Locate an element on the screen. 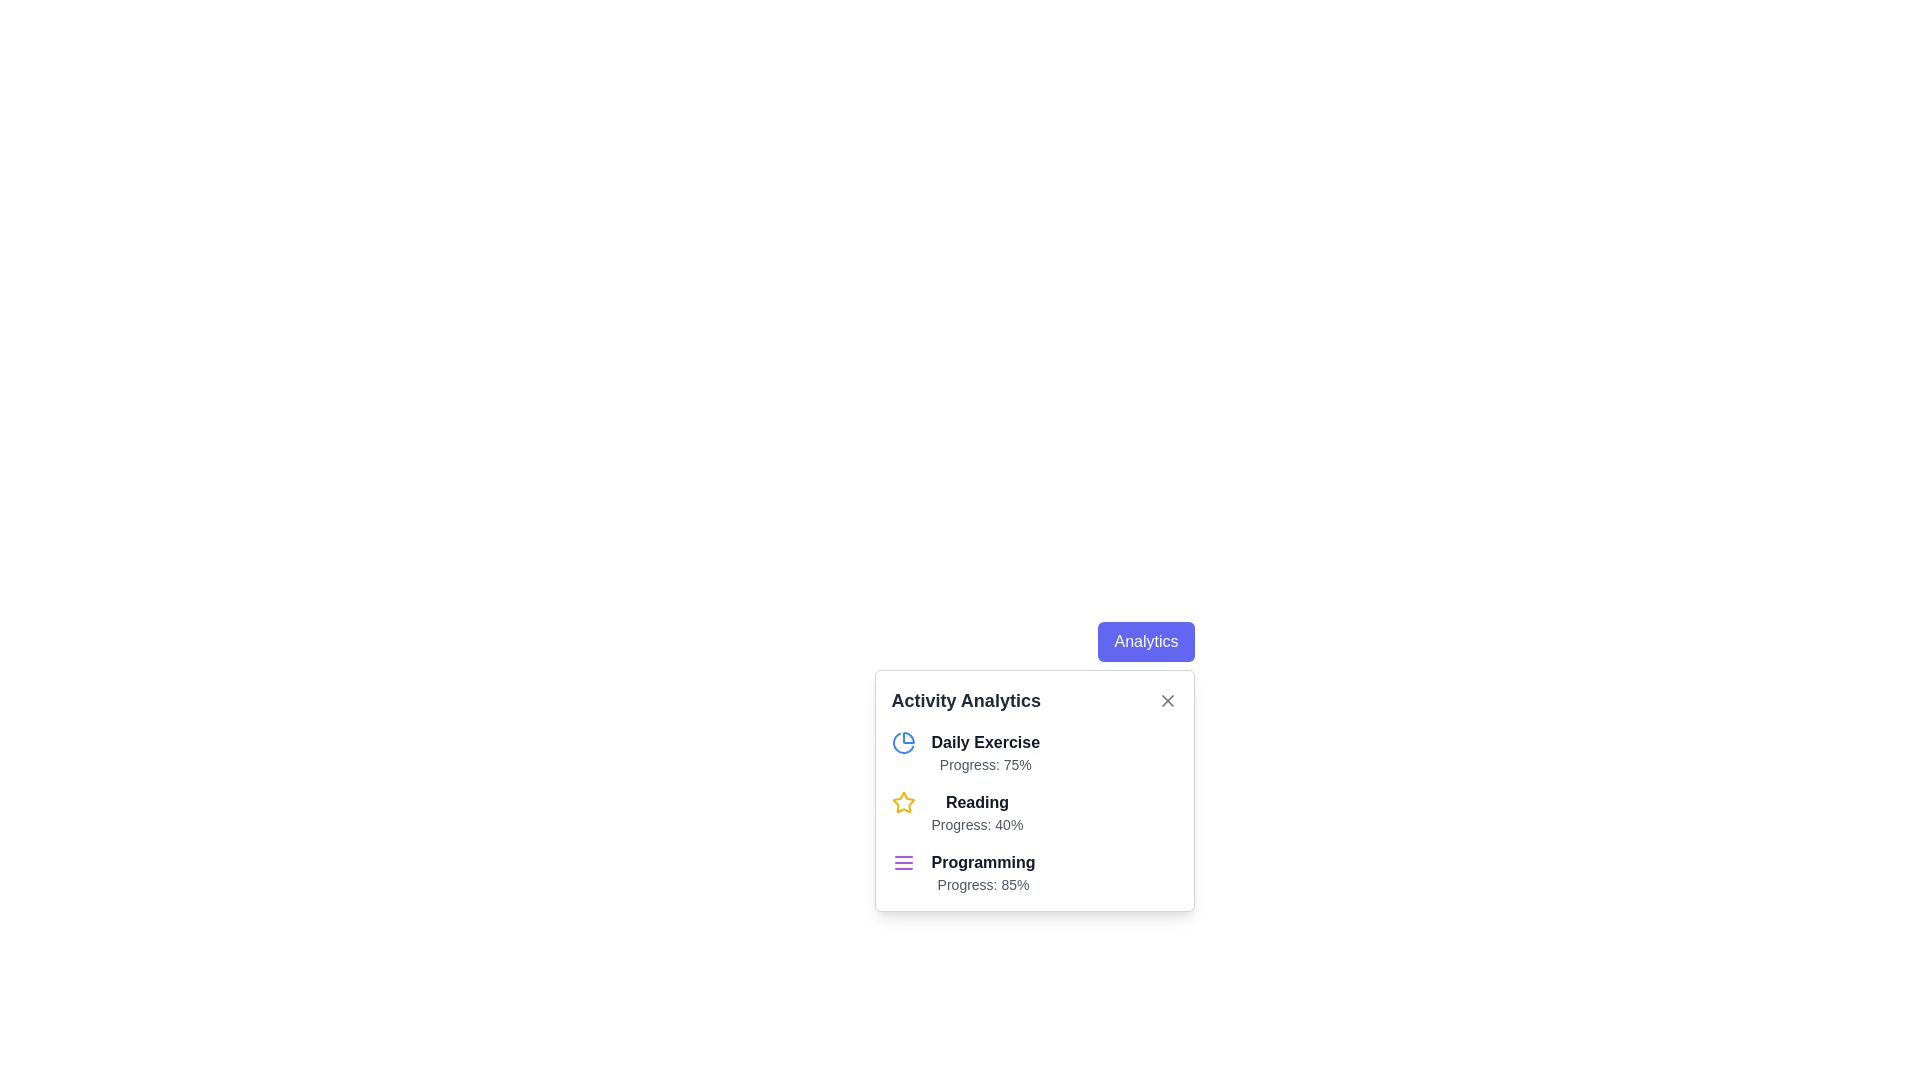  the text label displaying 'Progress: 75%' which is located directly below the bold 'Daily Exercise' text in the 'Activity Analytics' card is located at coordinates (985, 764).